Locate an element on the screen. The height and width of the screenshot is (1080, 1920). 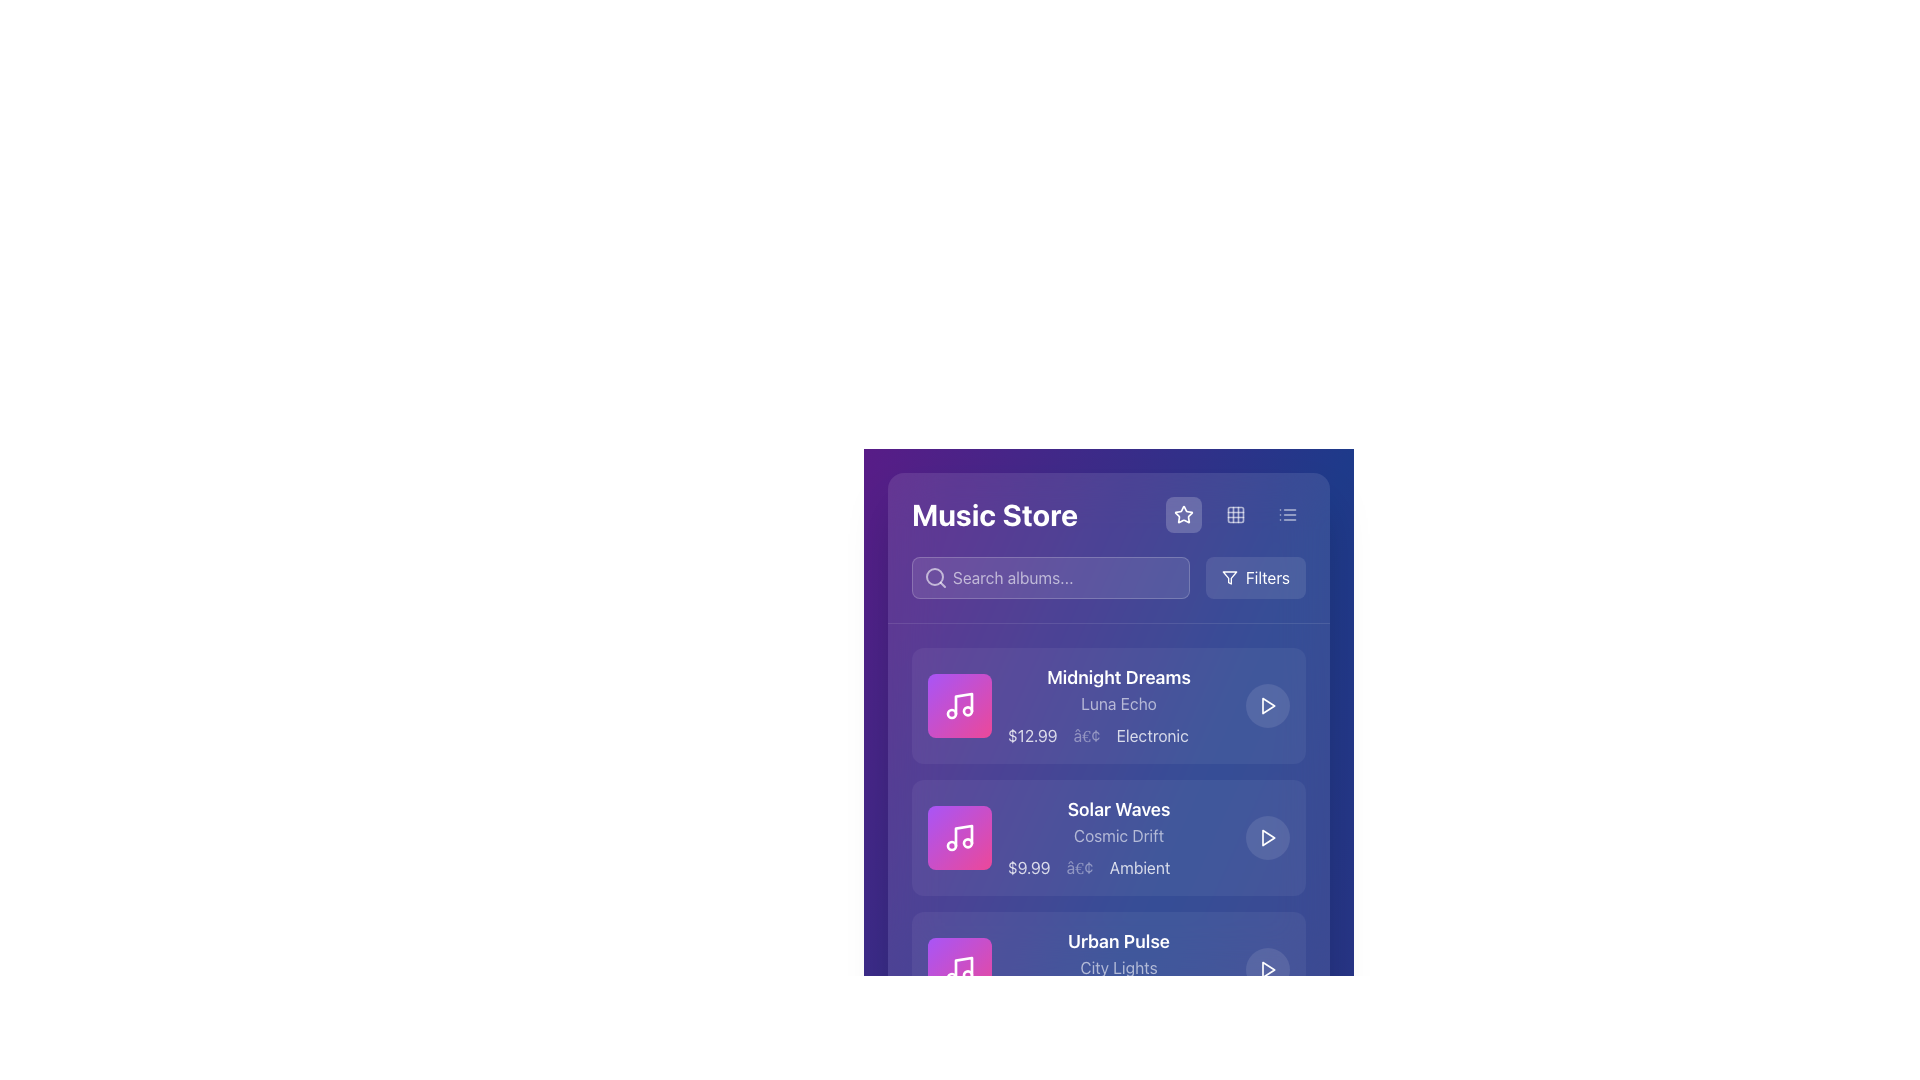
text label identifying the name of the second displayed music album, positioned between 'Midnight Dreams' and 'Urban Pulse' is located at coordinates (1117, 810).